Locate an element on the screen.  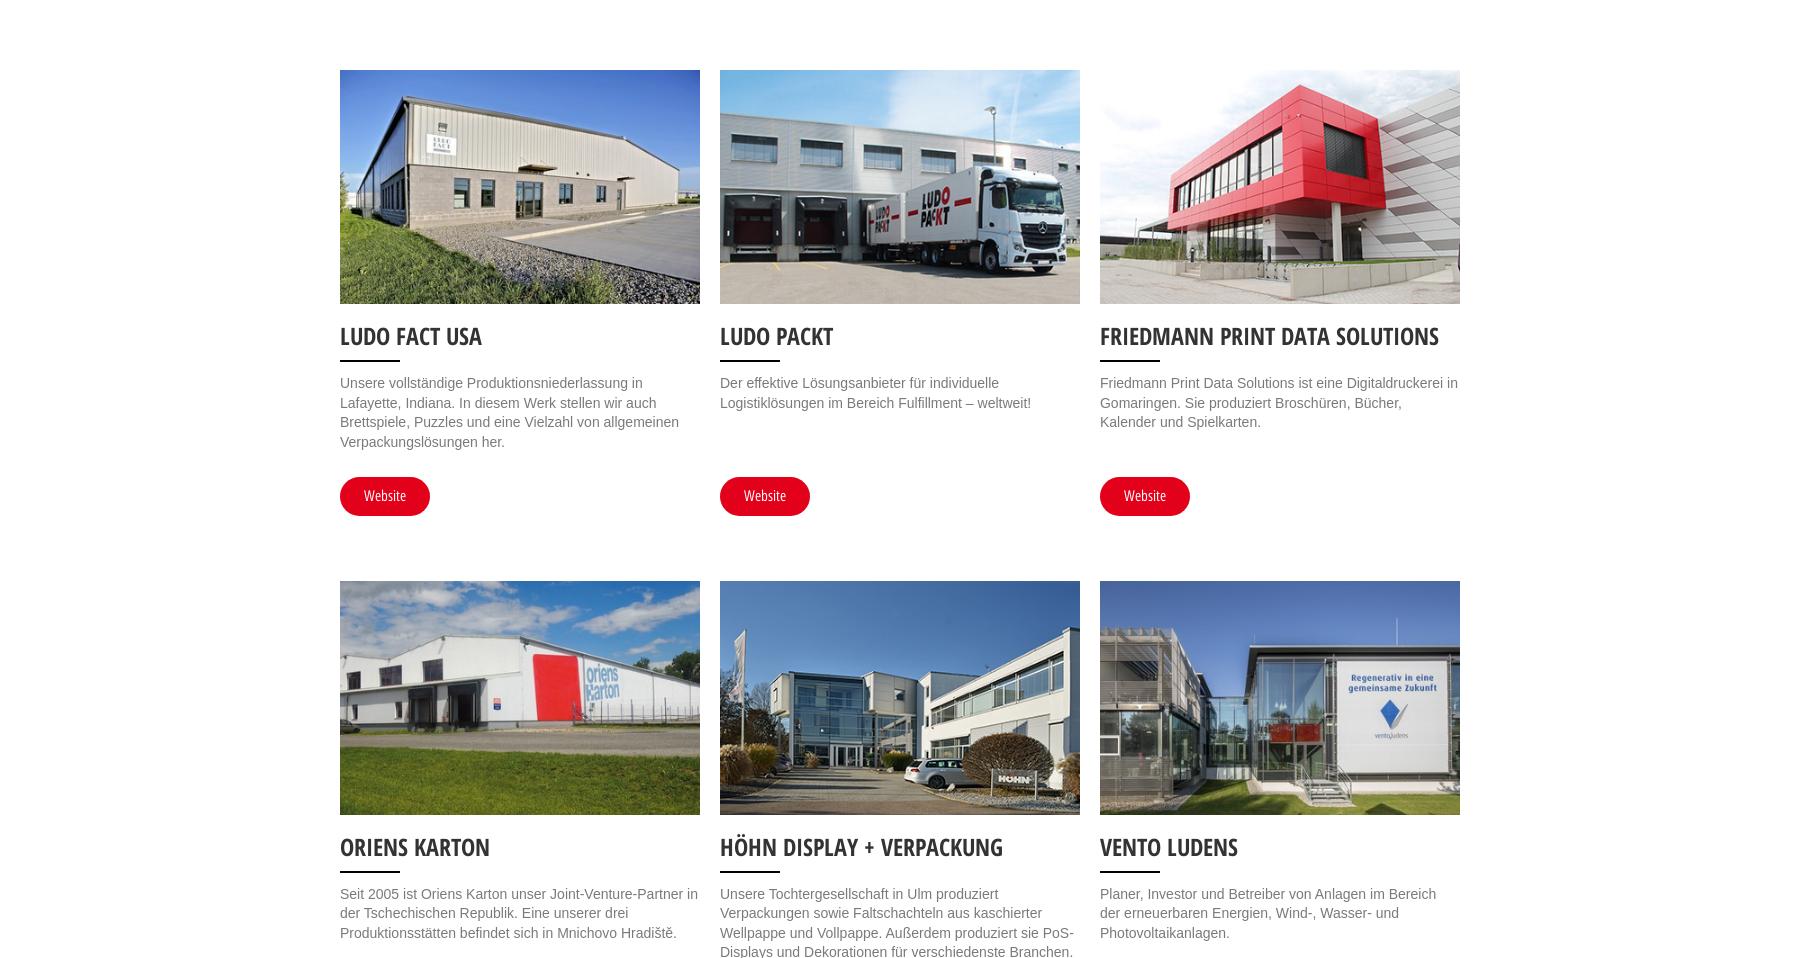
'LUDO FACT USA' is located at coordinates (340, 333).